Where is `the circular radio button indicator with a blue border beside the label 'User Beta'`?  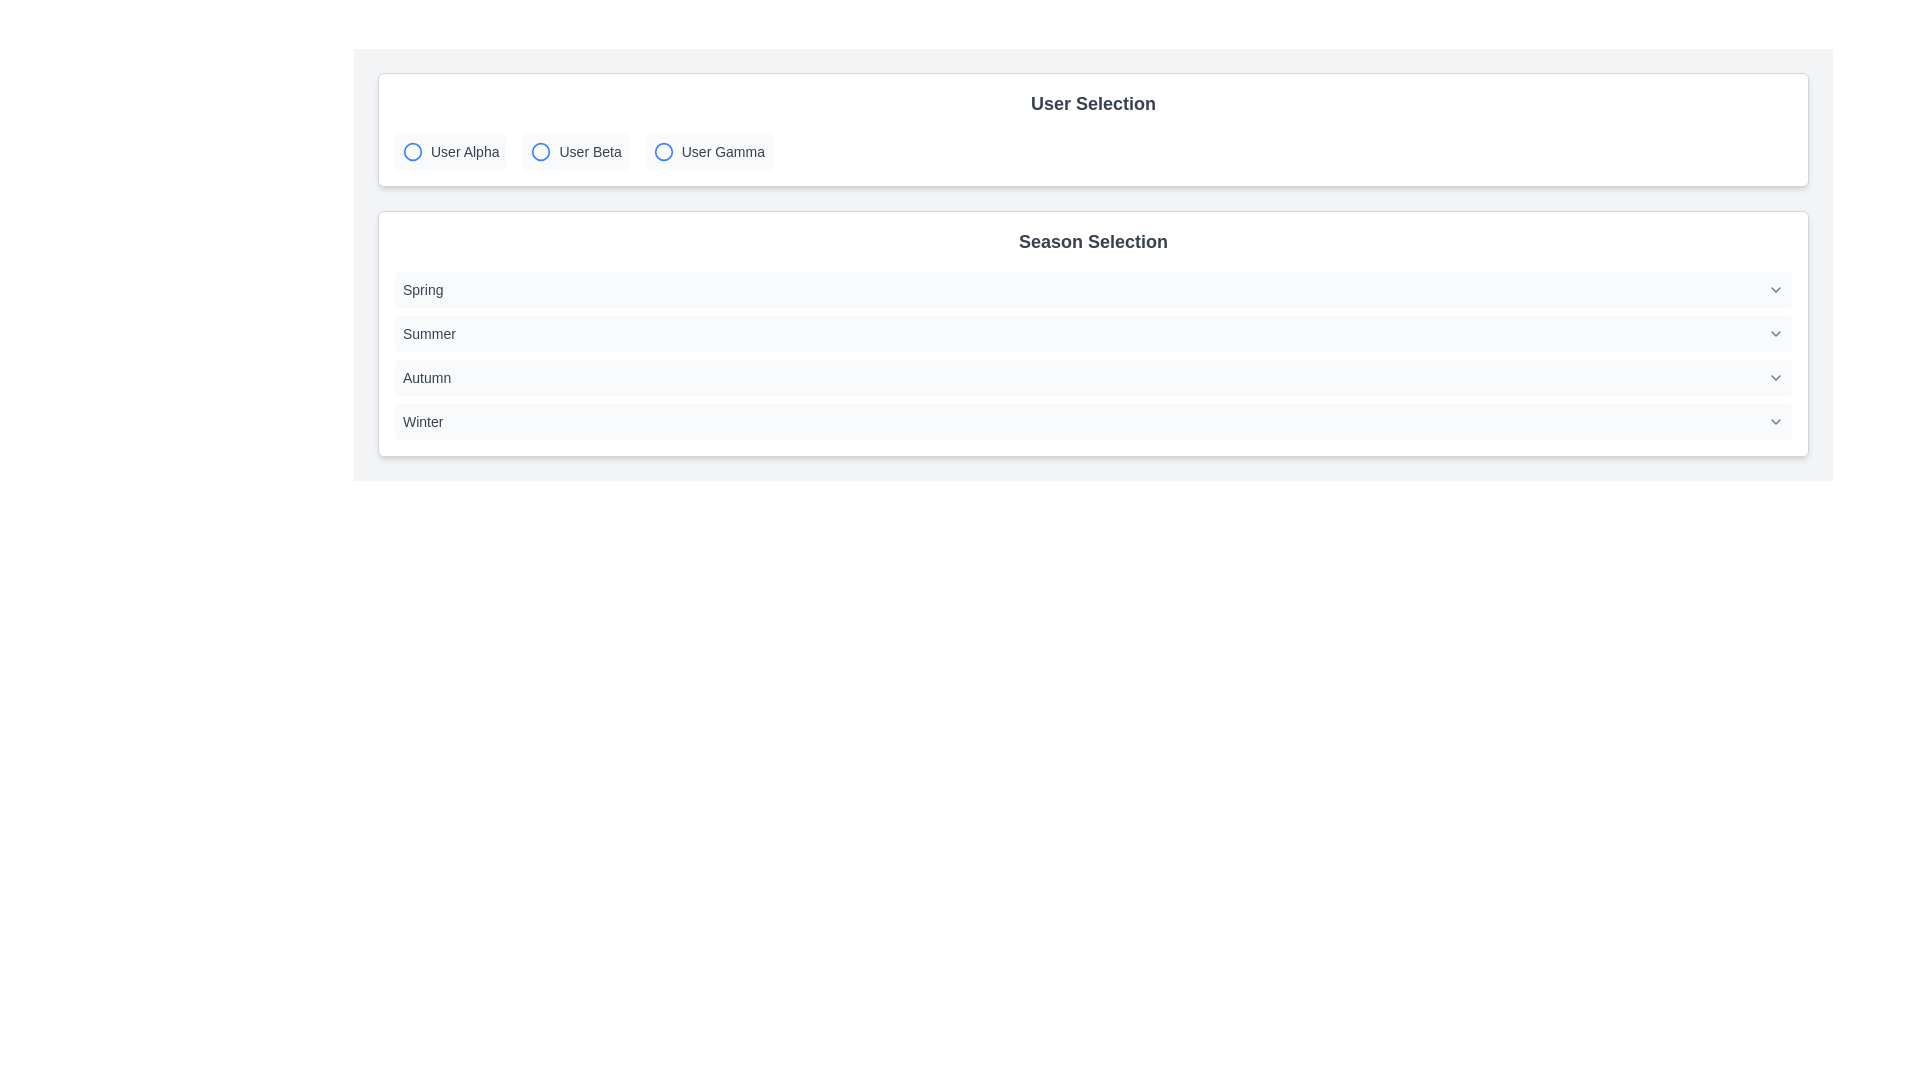
the circular radio button indicator with a blue border beside the label 'User Beta' is located at coordinates (541, 150).